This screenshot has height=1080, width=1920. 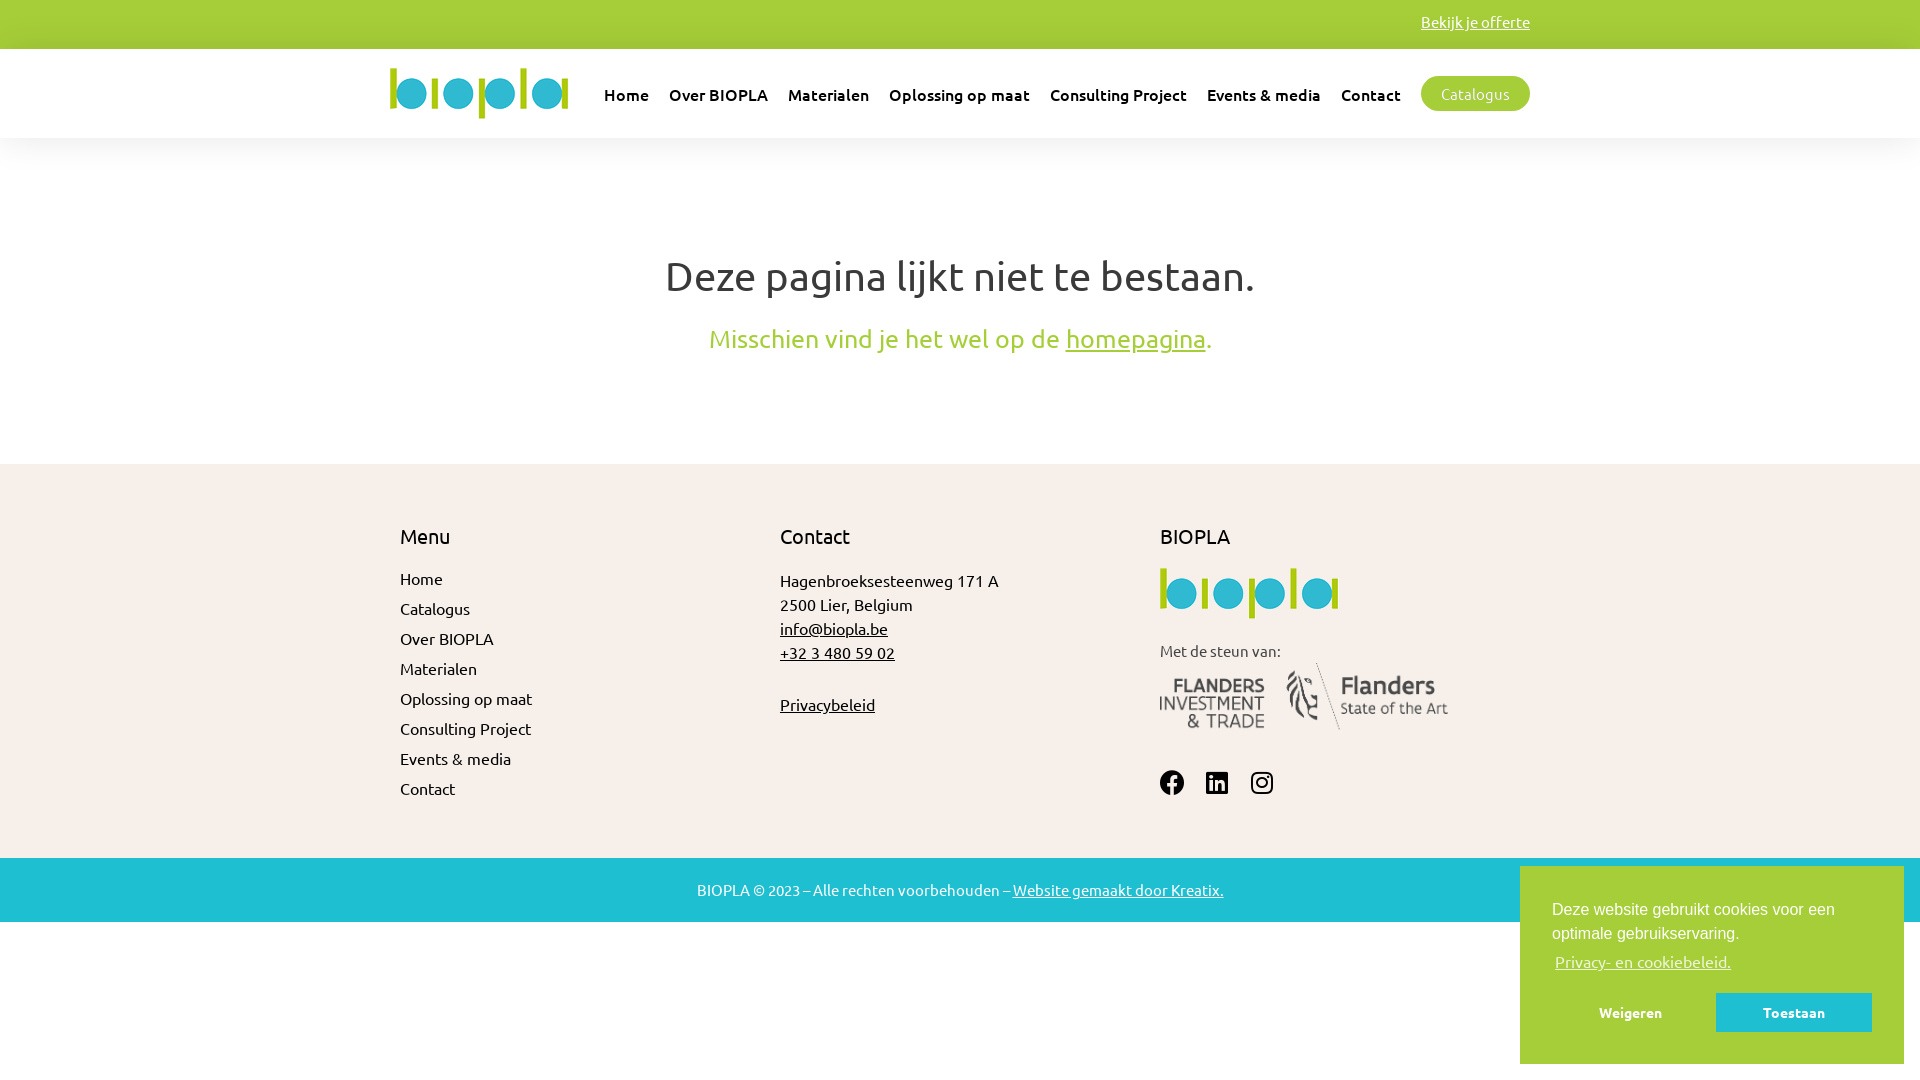 I want to click on 'Facebook', so click(x=1172, y=781).